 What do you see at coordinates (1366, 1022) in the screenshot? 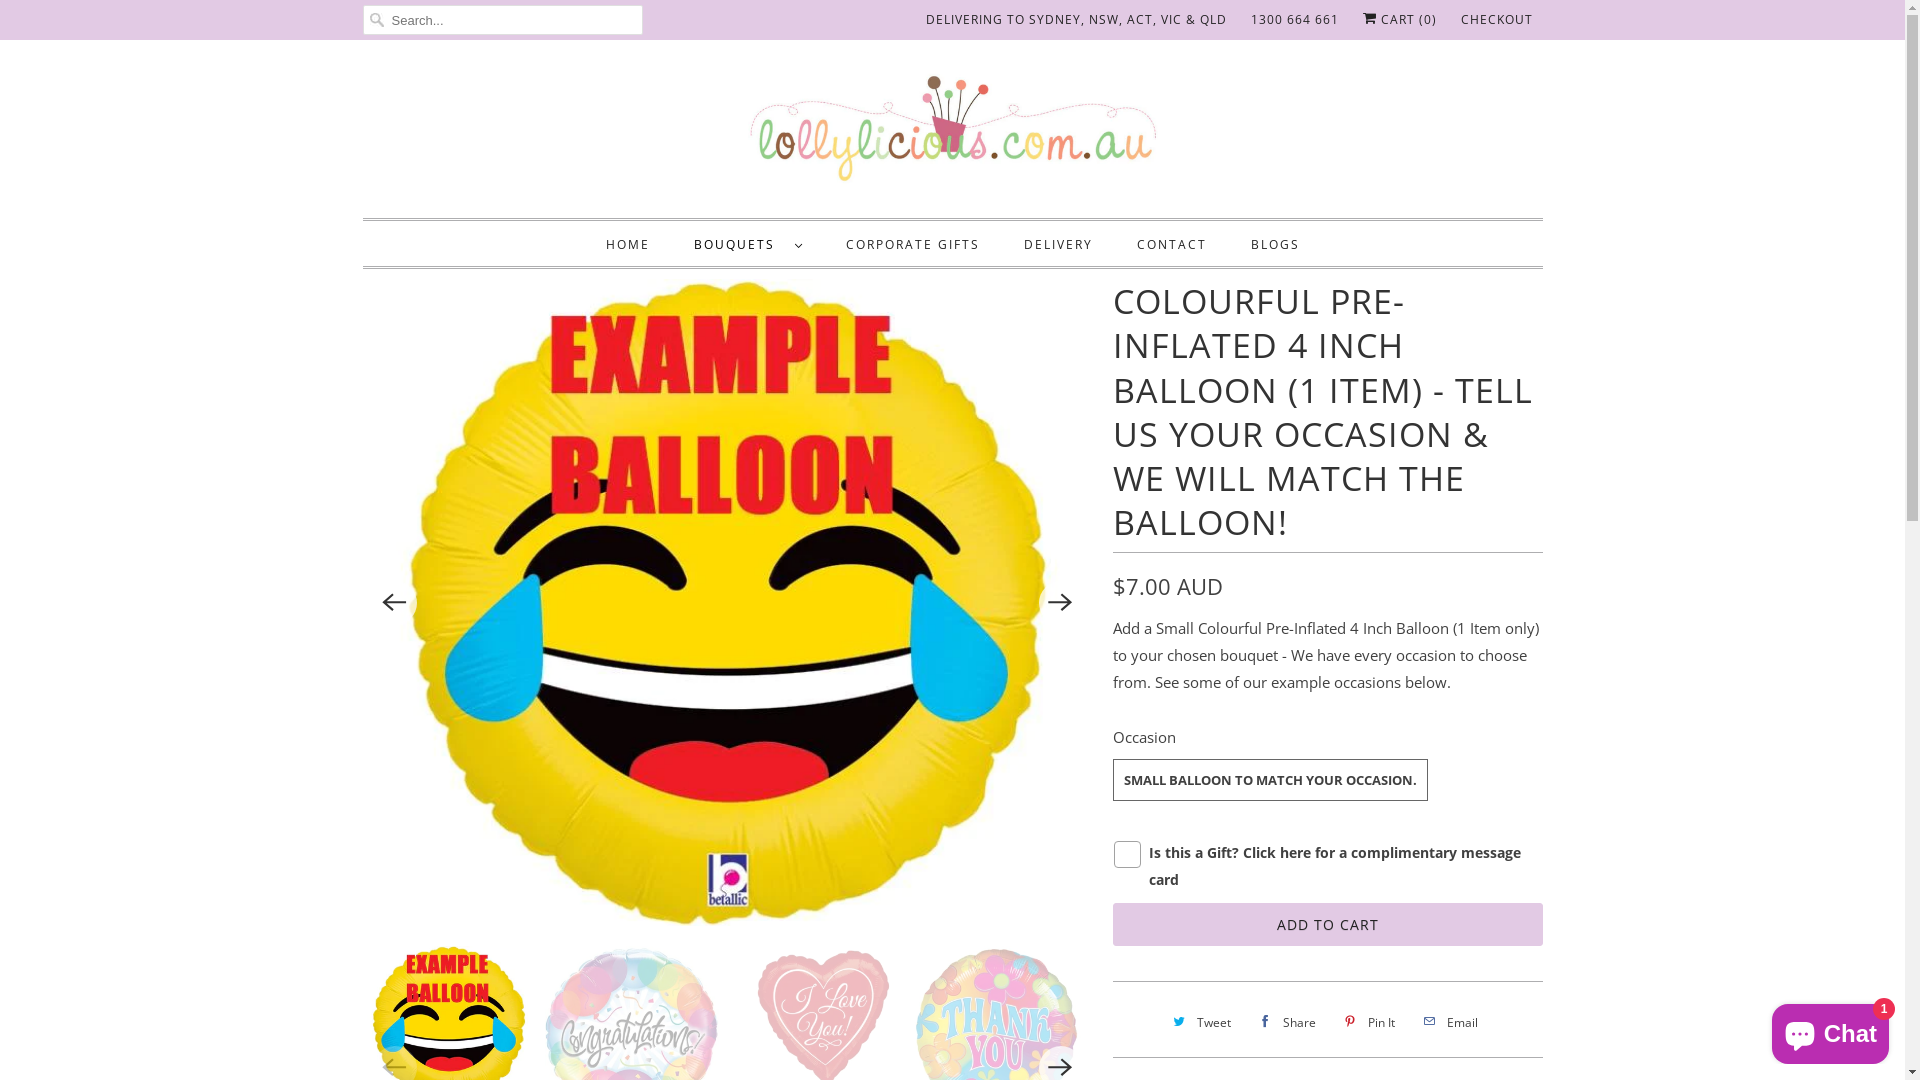
I see `'Pin It'` at bounding box center [1366, 1022].